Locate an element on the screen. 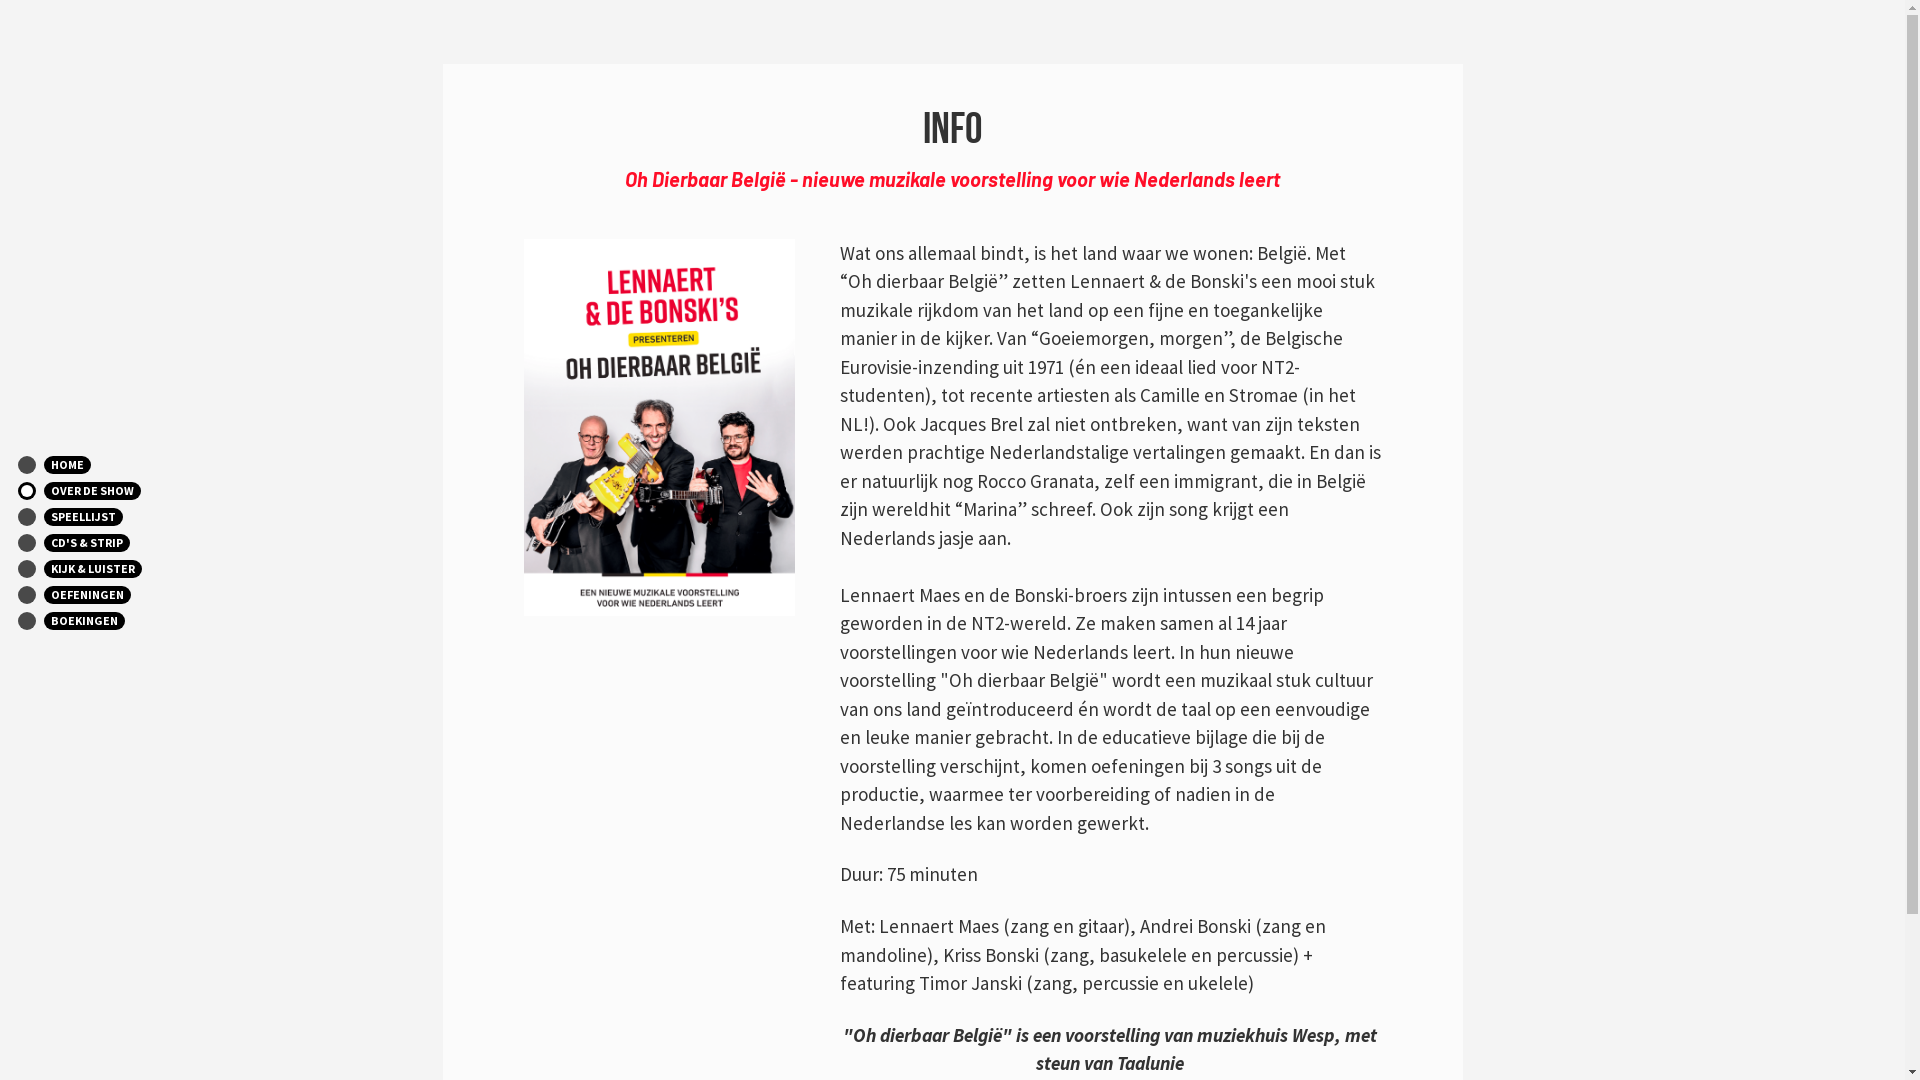 Image resolution: width=1920 pixels, height=1080 pixels. 'SPEELLIJST' is located at coordinates (108, 515).